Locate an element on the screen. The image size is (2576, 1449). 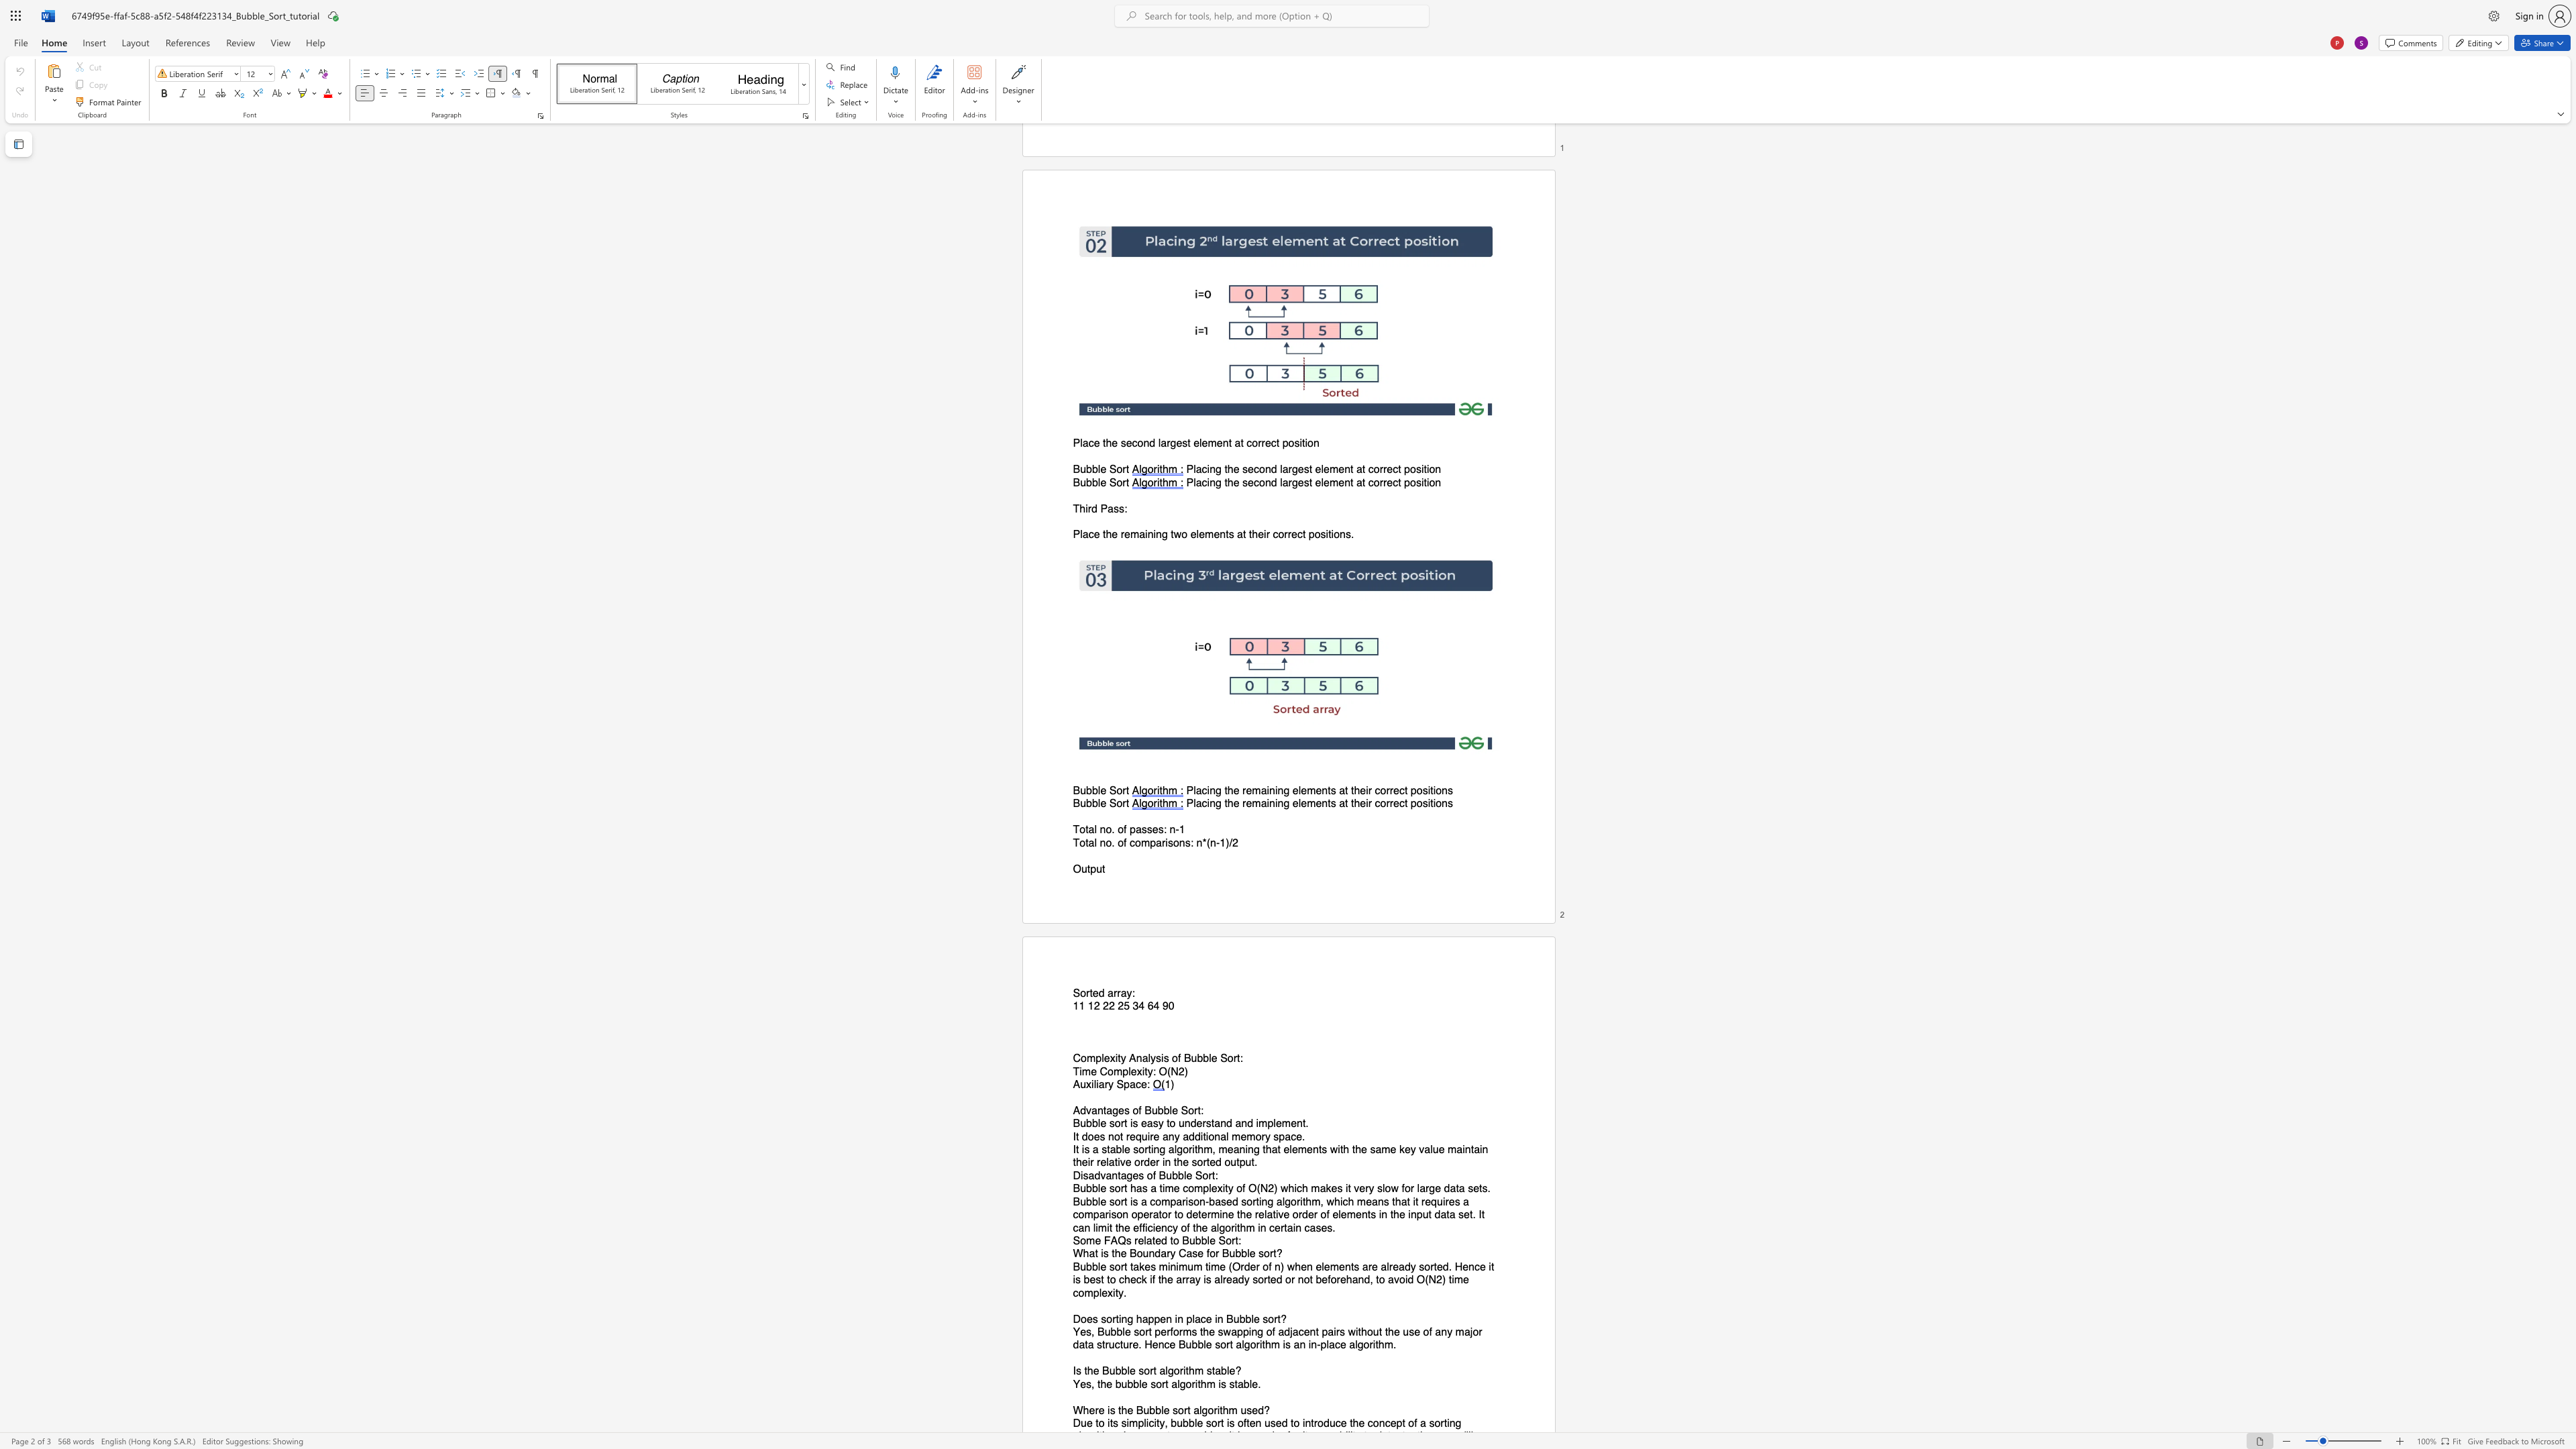
the 1th character "d" in the text is located at coordinates (1102, 993).